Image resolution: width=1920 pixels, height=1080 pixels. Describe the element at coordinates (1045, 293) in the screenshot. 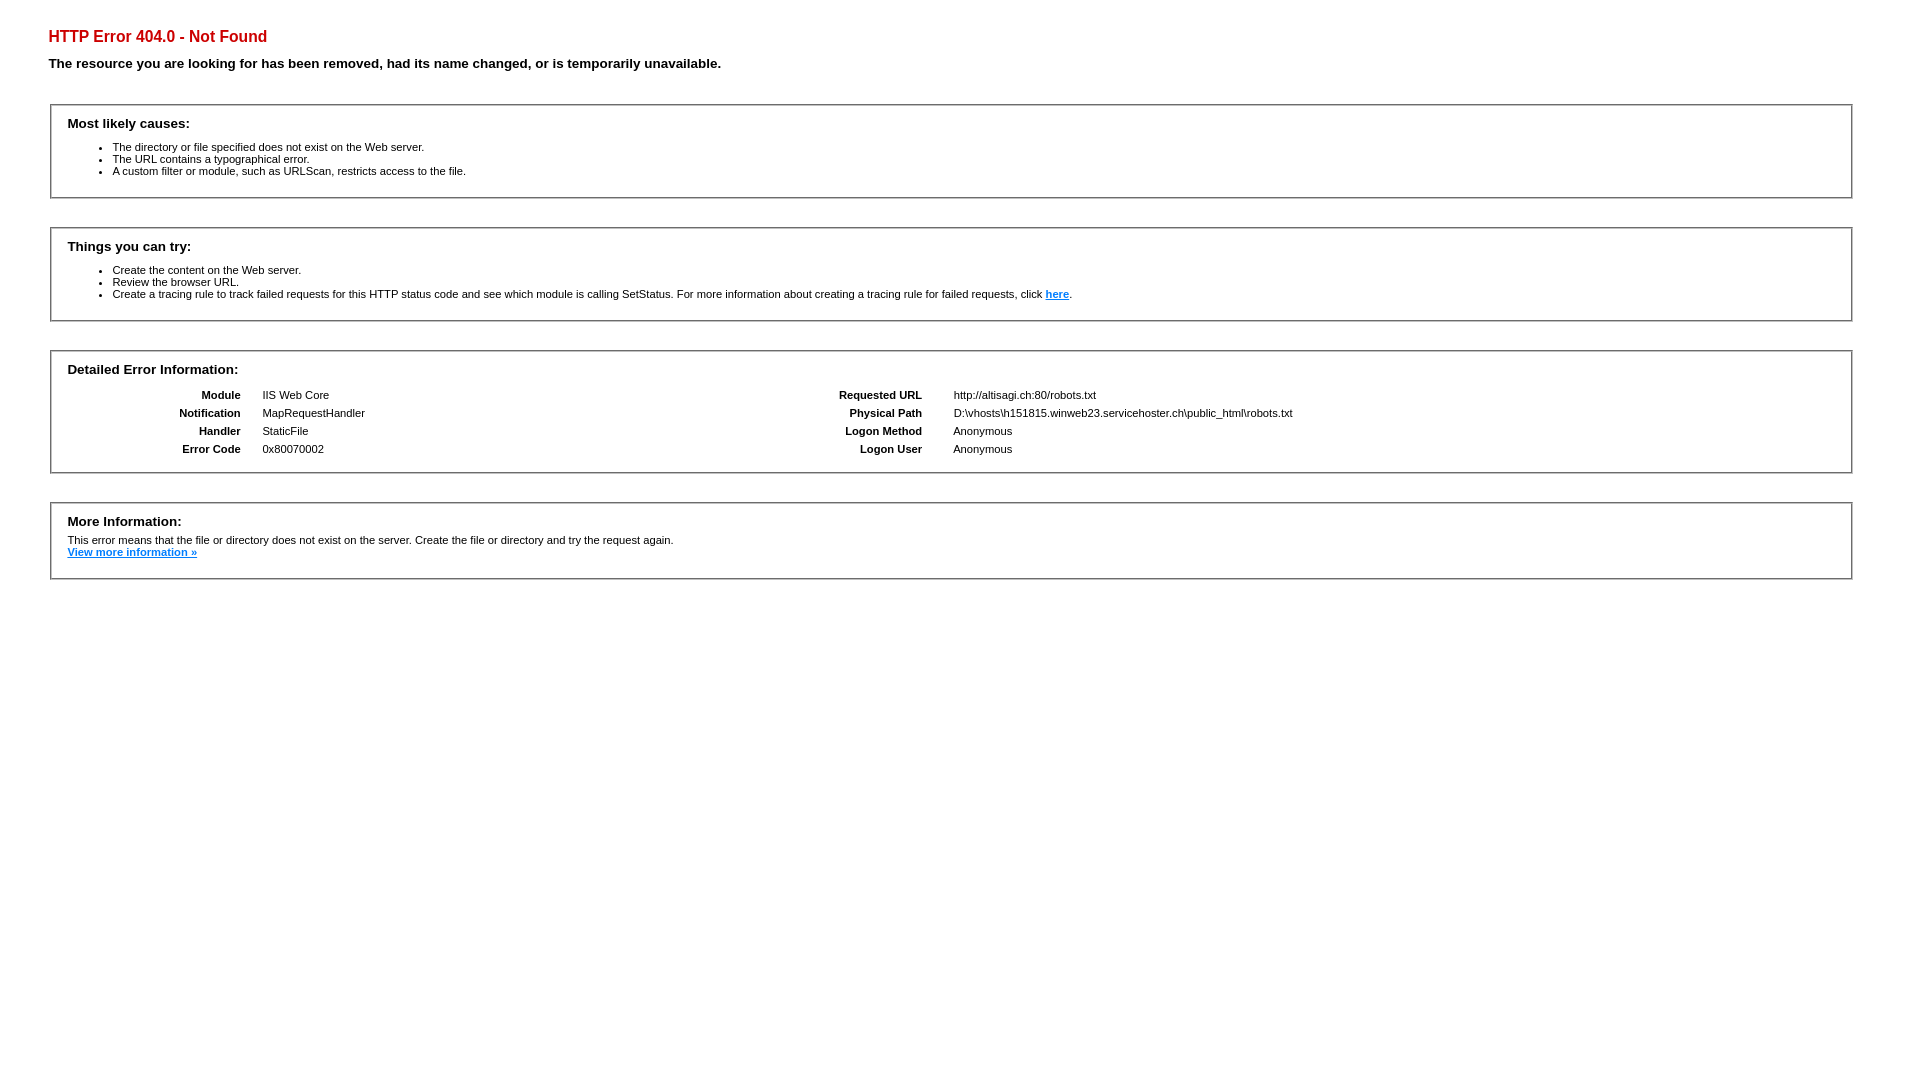

I see `'here'` at that location.